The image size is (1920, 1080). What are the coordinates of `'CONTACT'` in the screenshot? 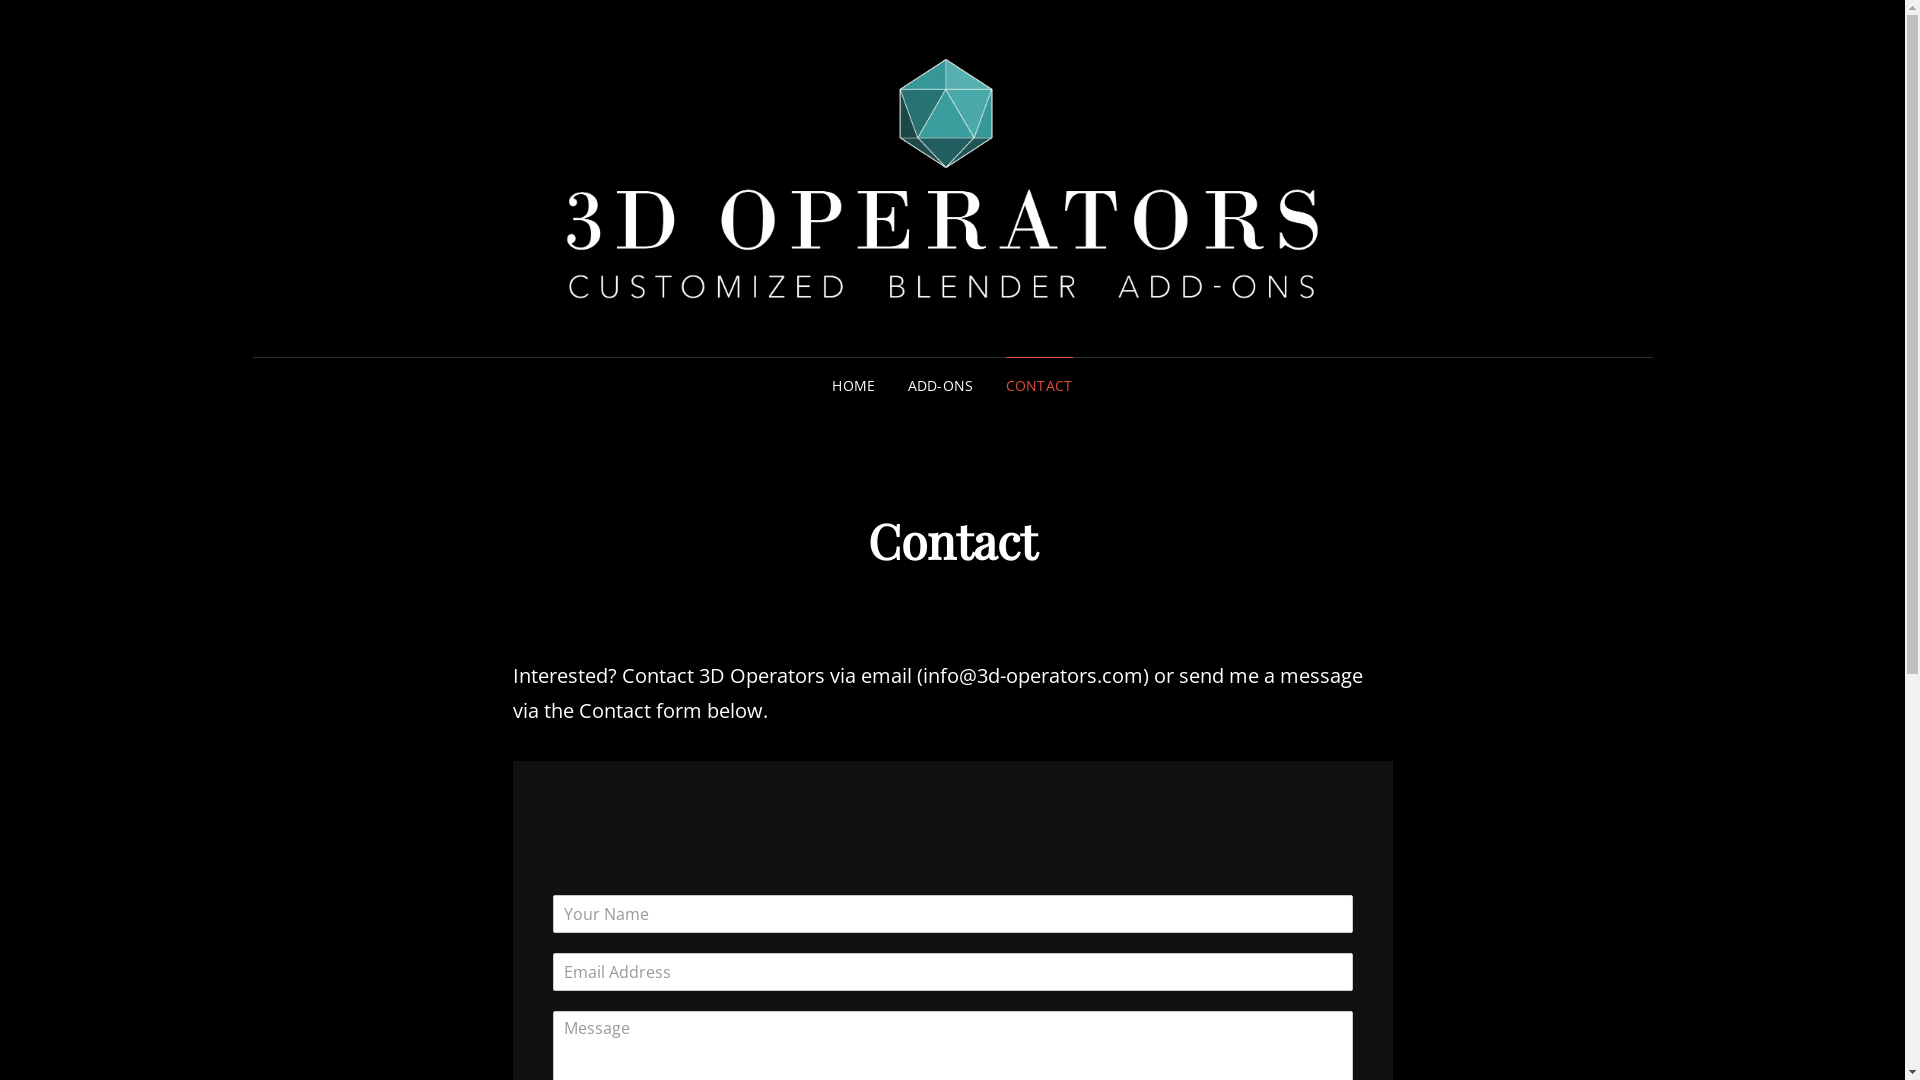 It's located at (1039, 385).